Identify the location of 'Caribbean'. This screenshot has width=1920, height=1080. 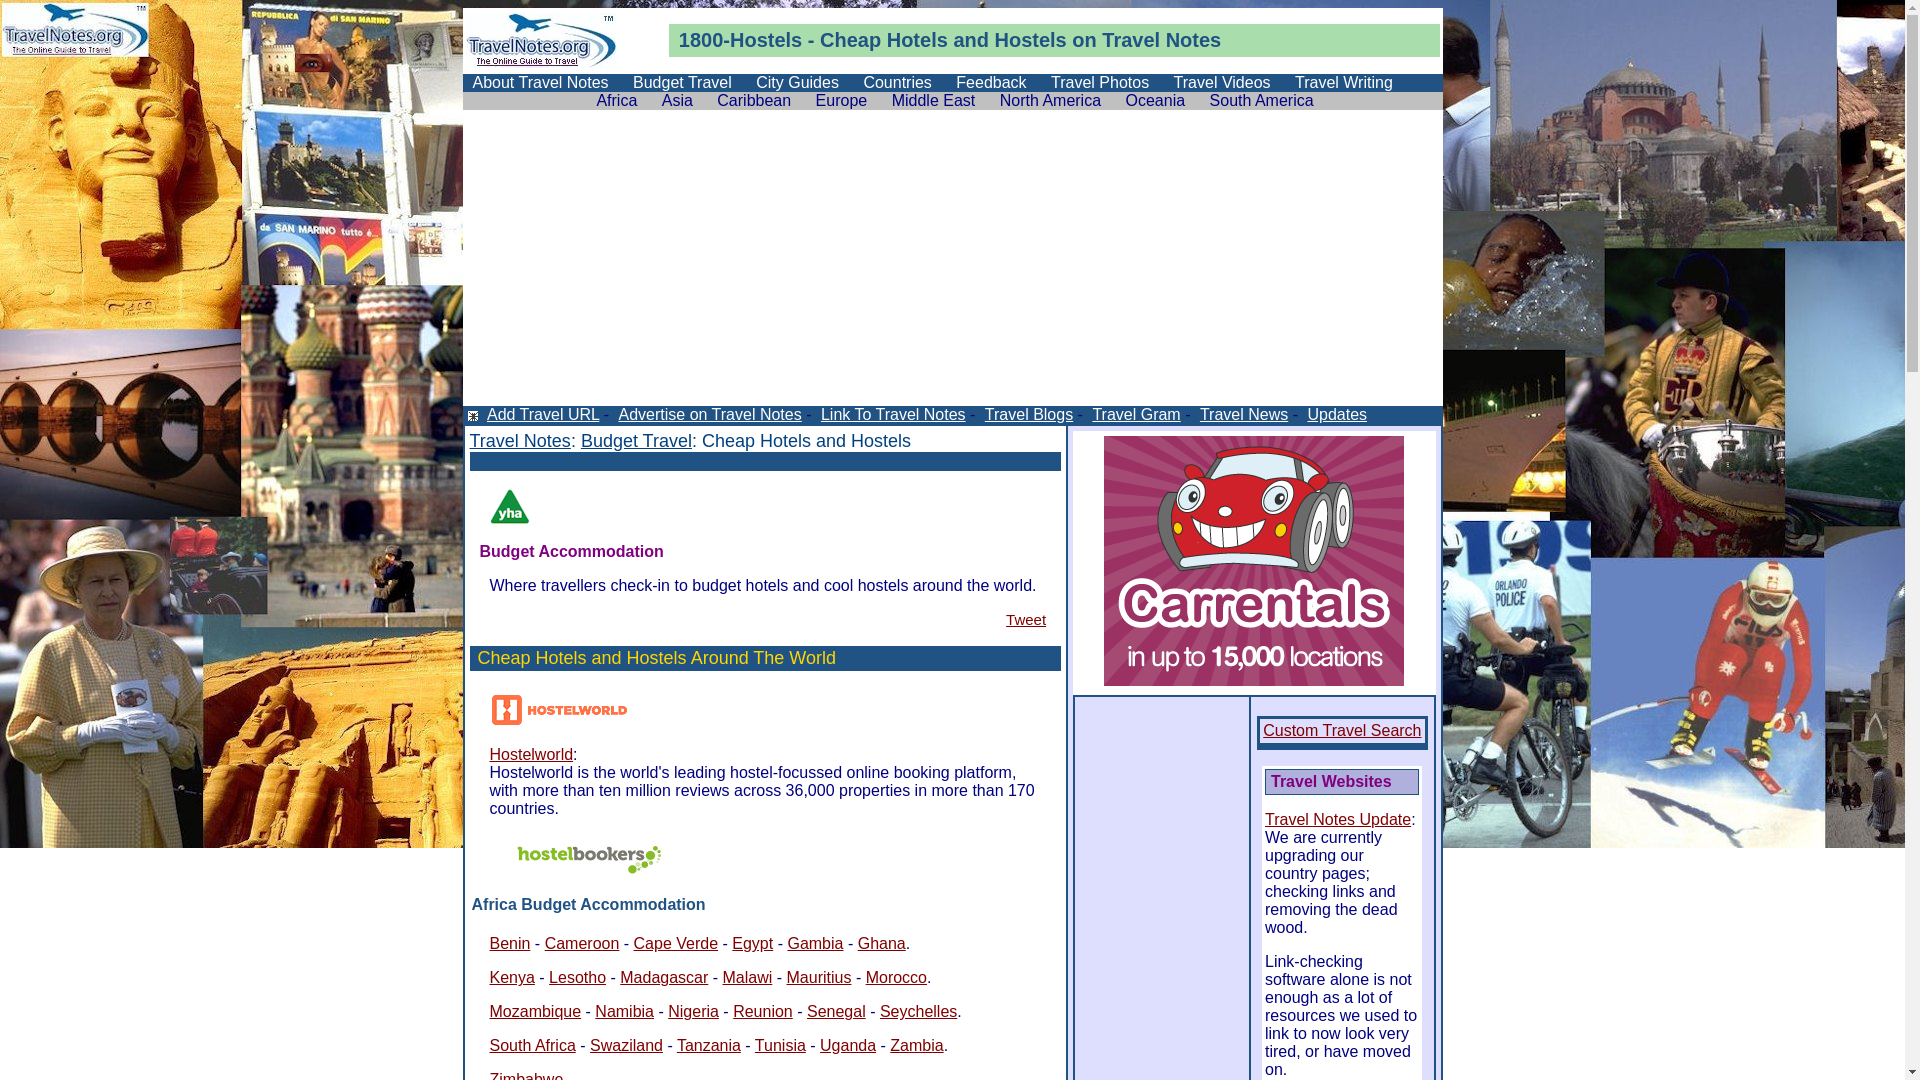
(752, 100).